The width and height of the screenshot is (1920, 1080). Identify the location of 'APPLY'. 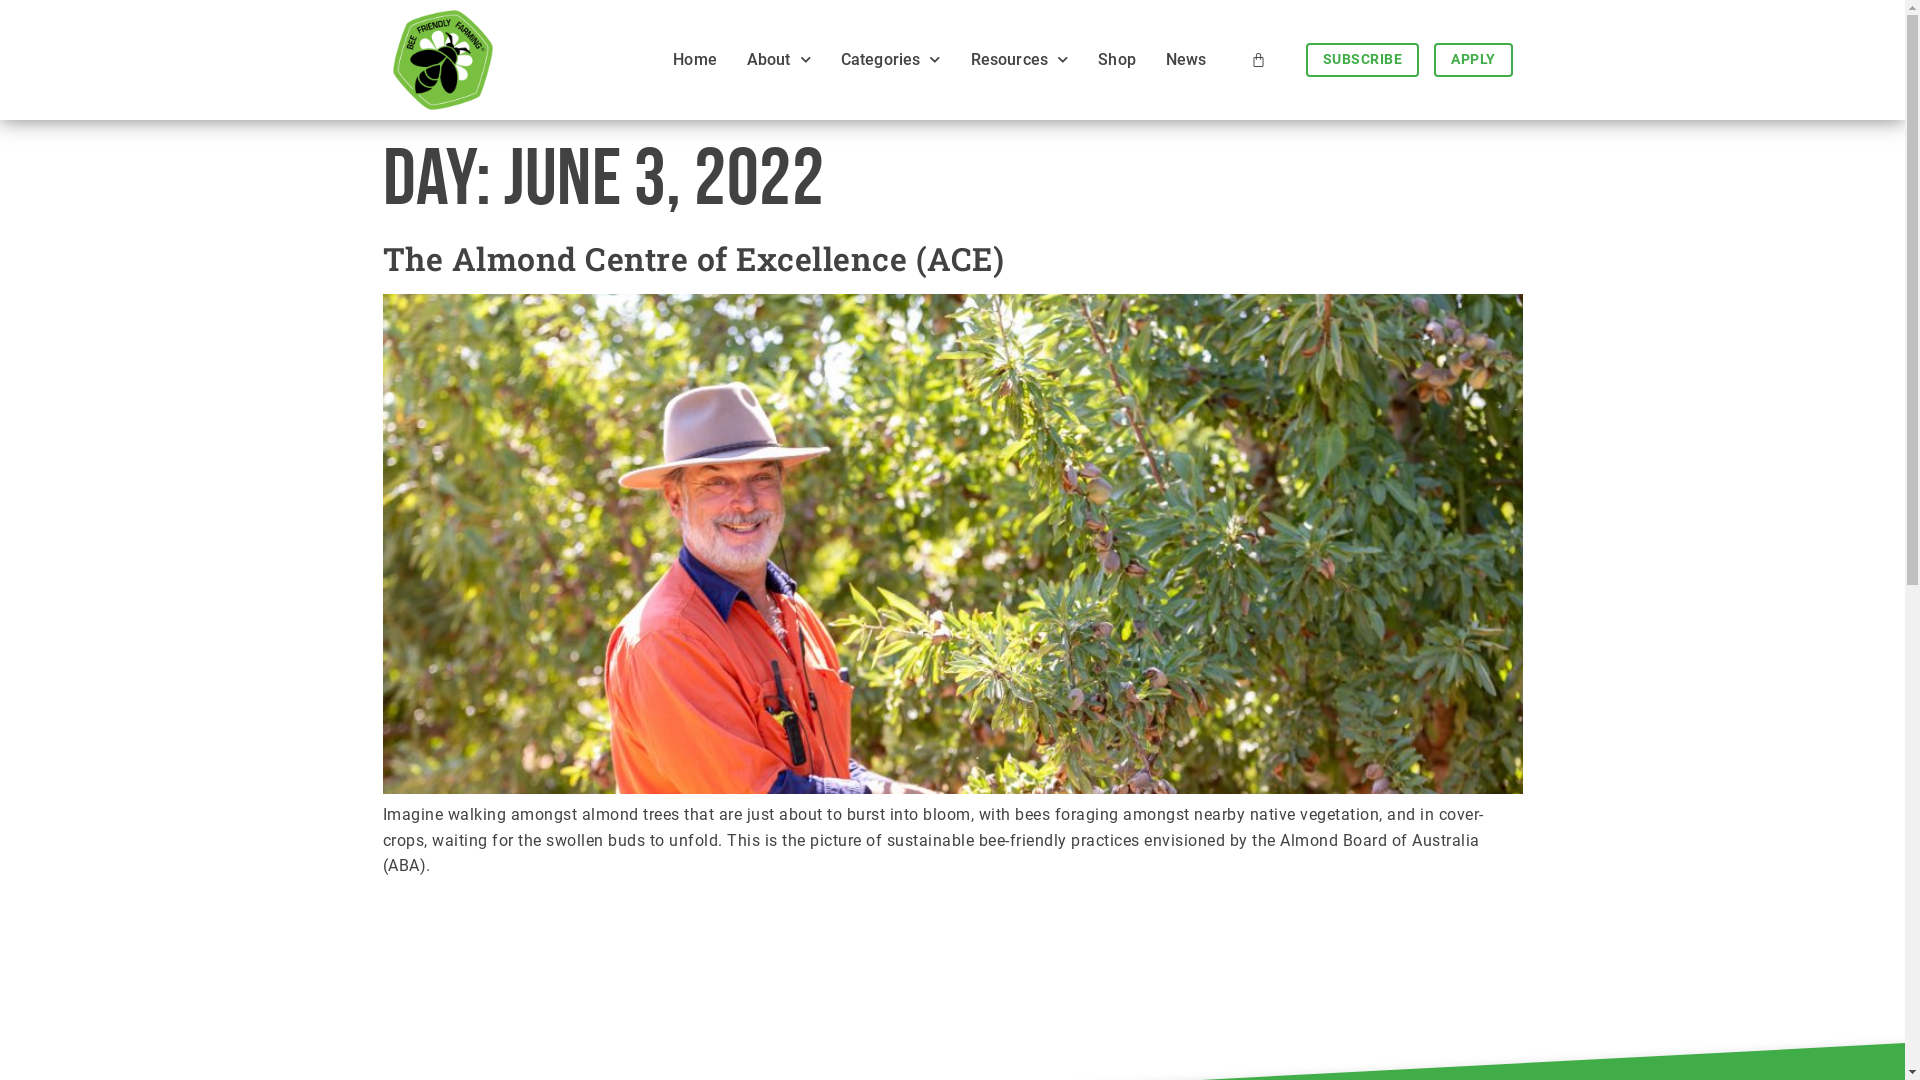
(1473, 59).